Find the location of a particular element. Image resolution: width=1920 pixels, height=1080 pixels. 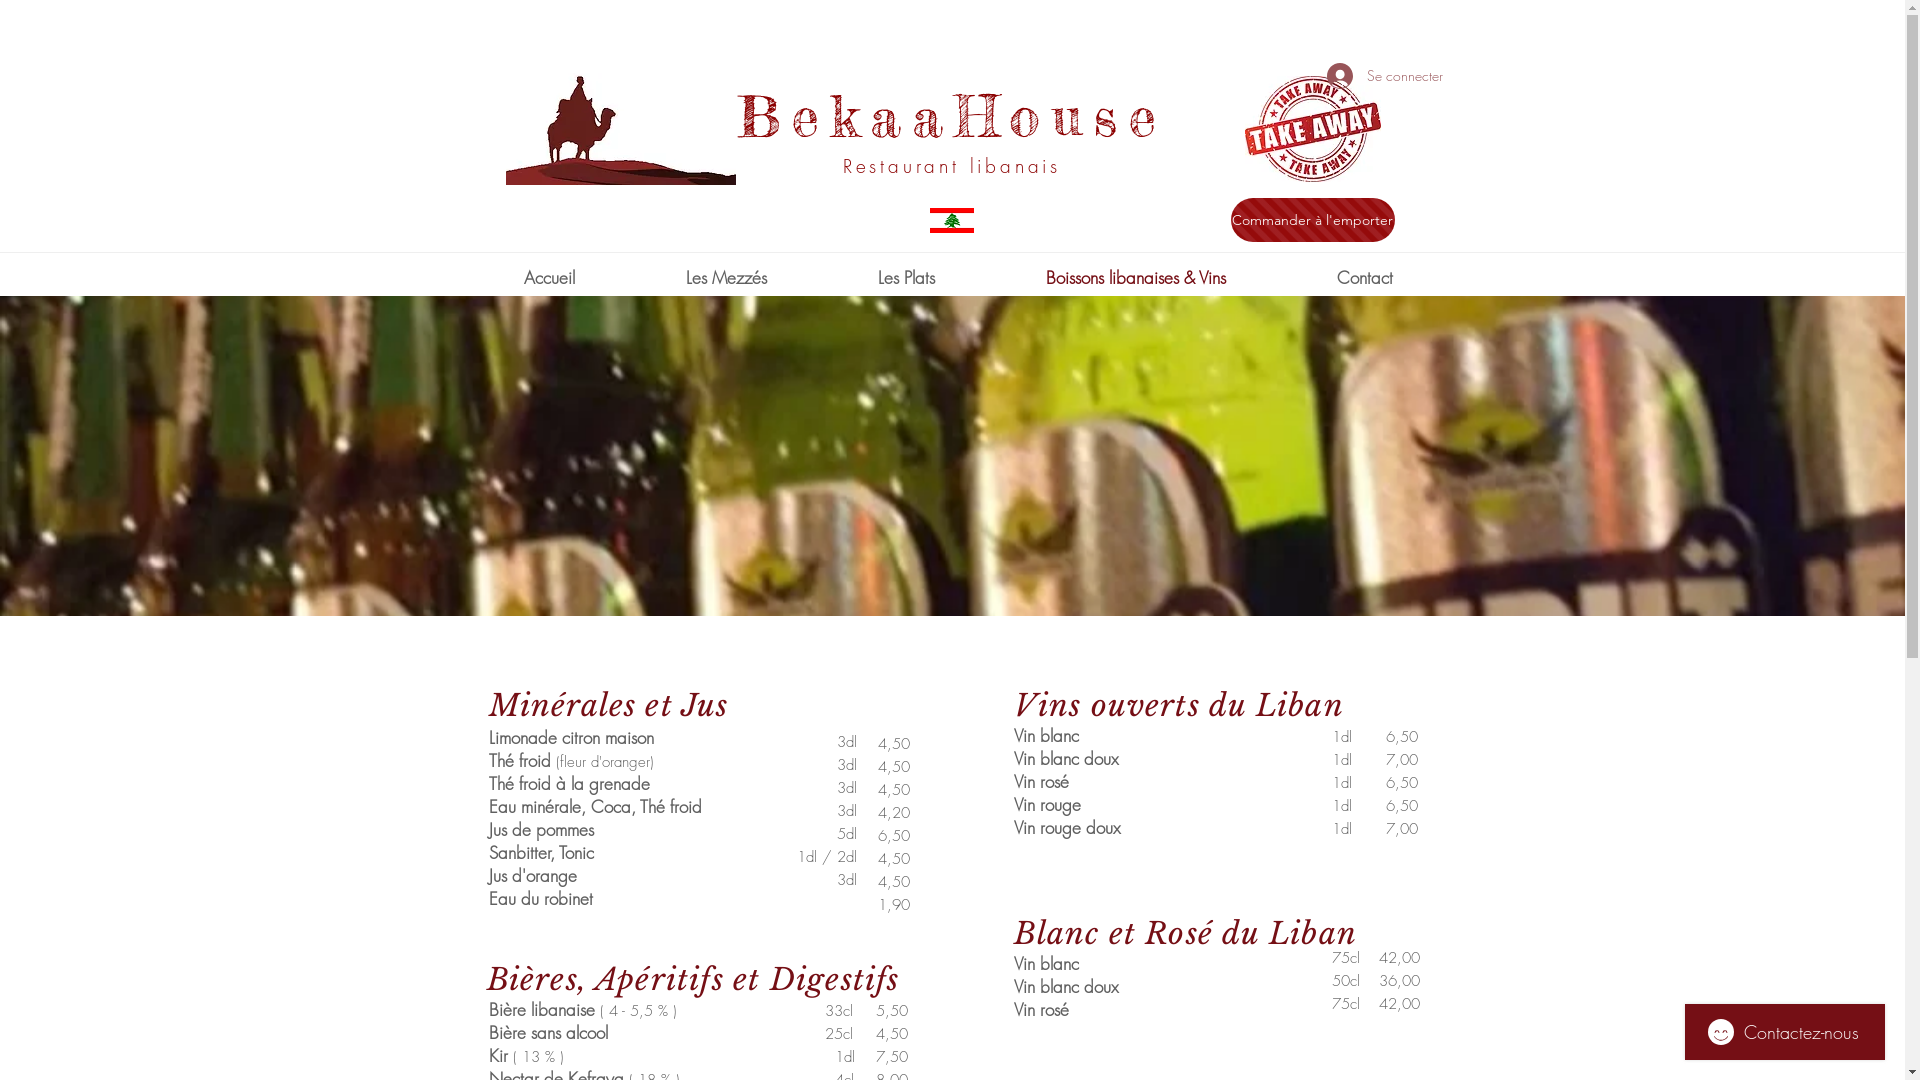

'Accueil' is located at coordinates (548, 277).